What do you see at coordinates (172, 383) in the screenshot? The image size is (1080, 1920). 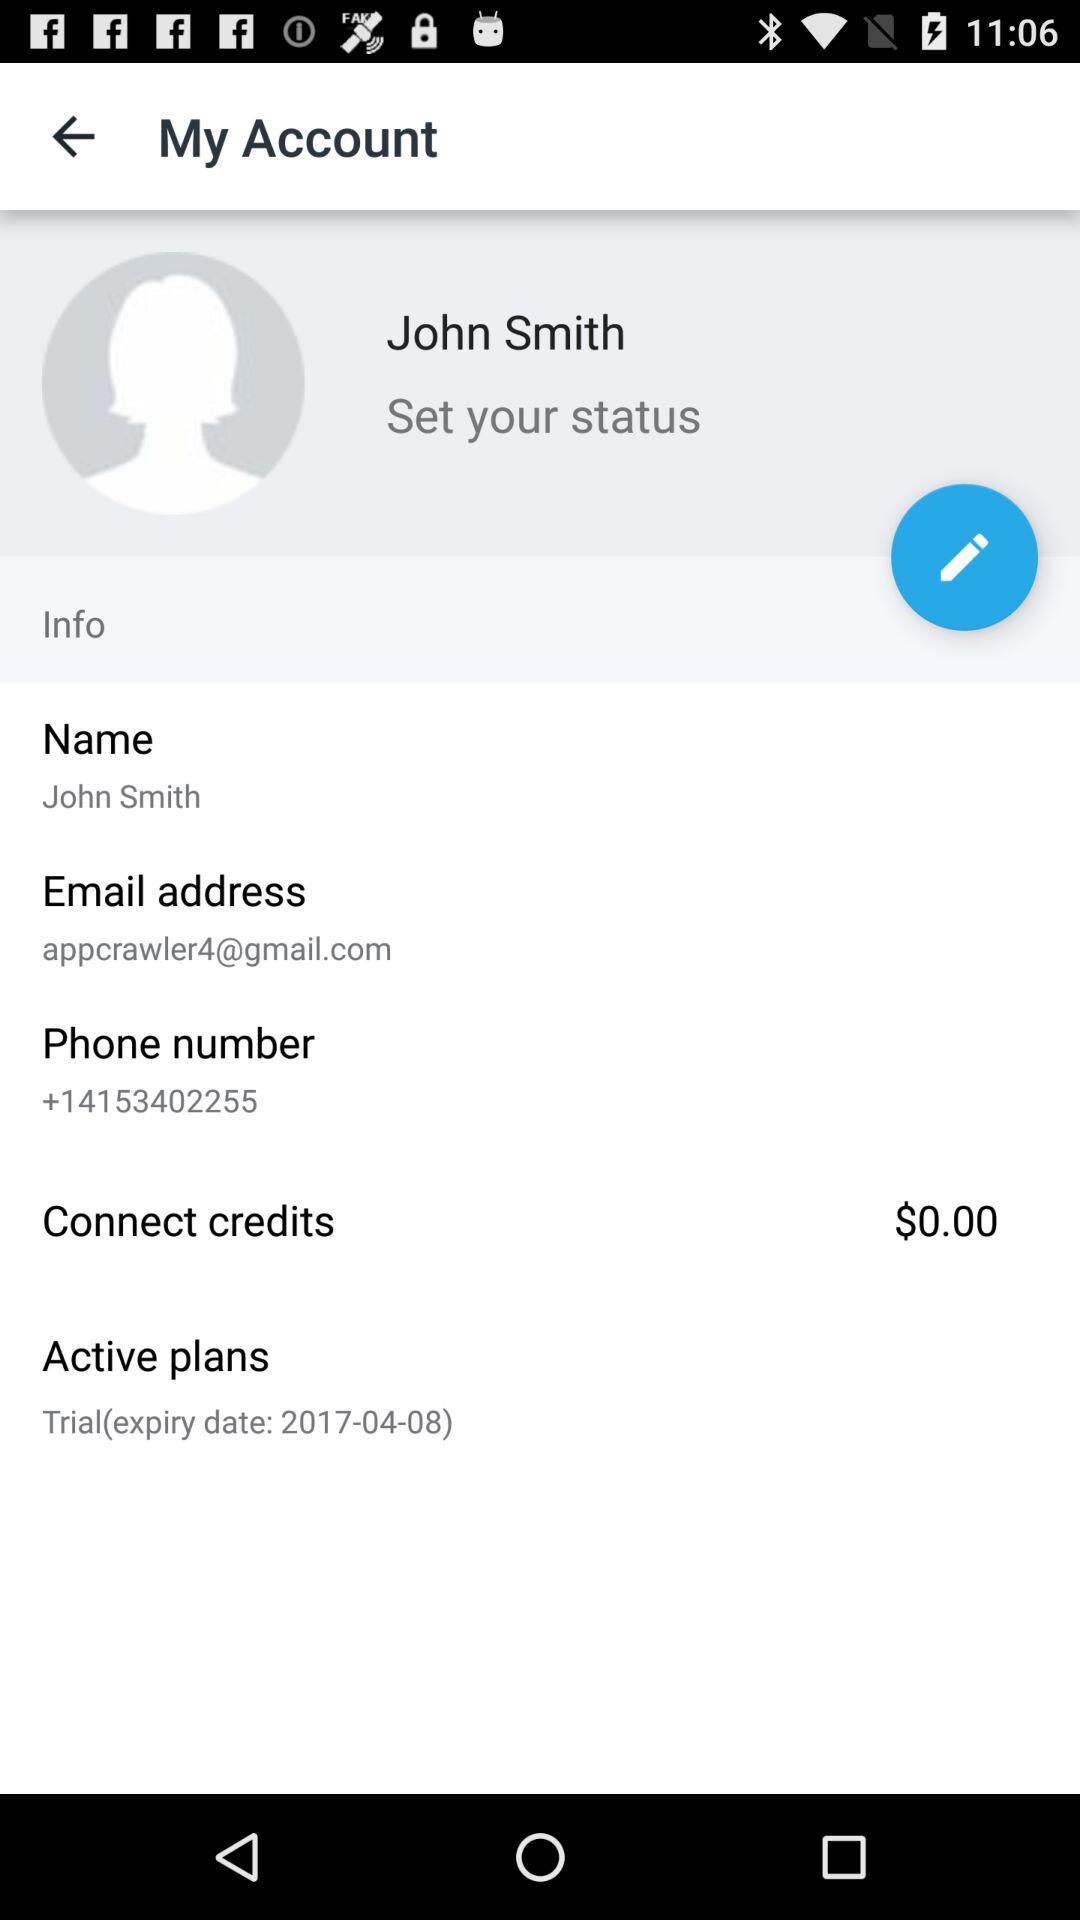 I see `set your photo` at bounding box center [172, 383].